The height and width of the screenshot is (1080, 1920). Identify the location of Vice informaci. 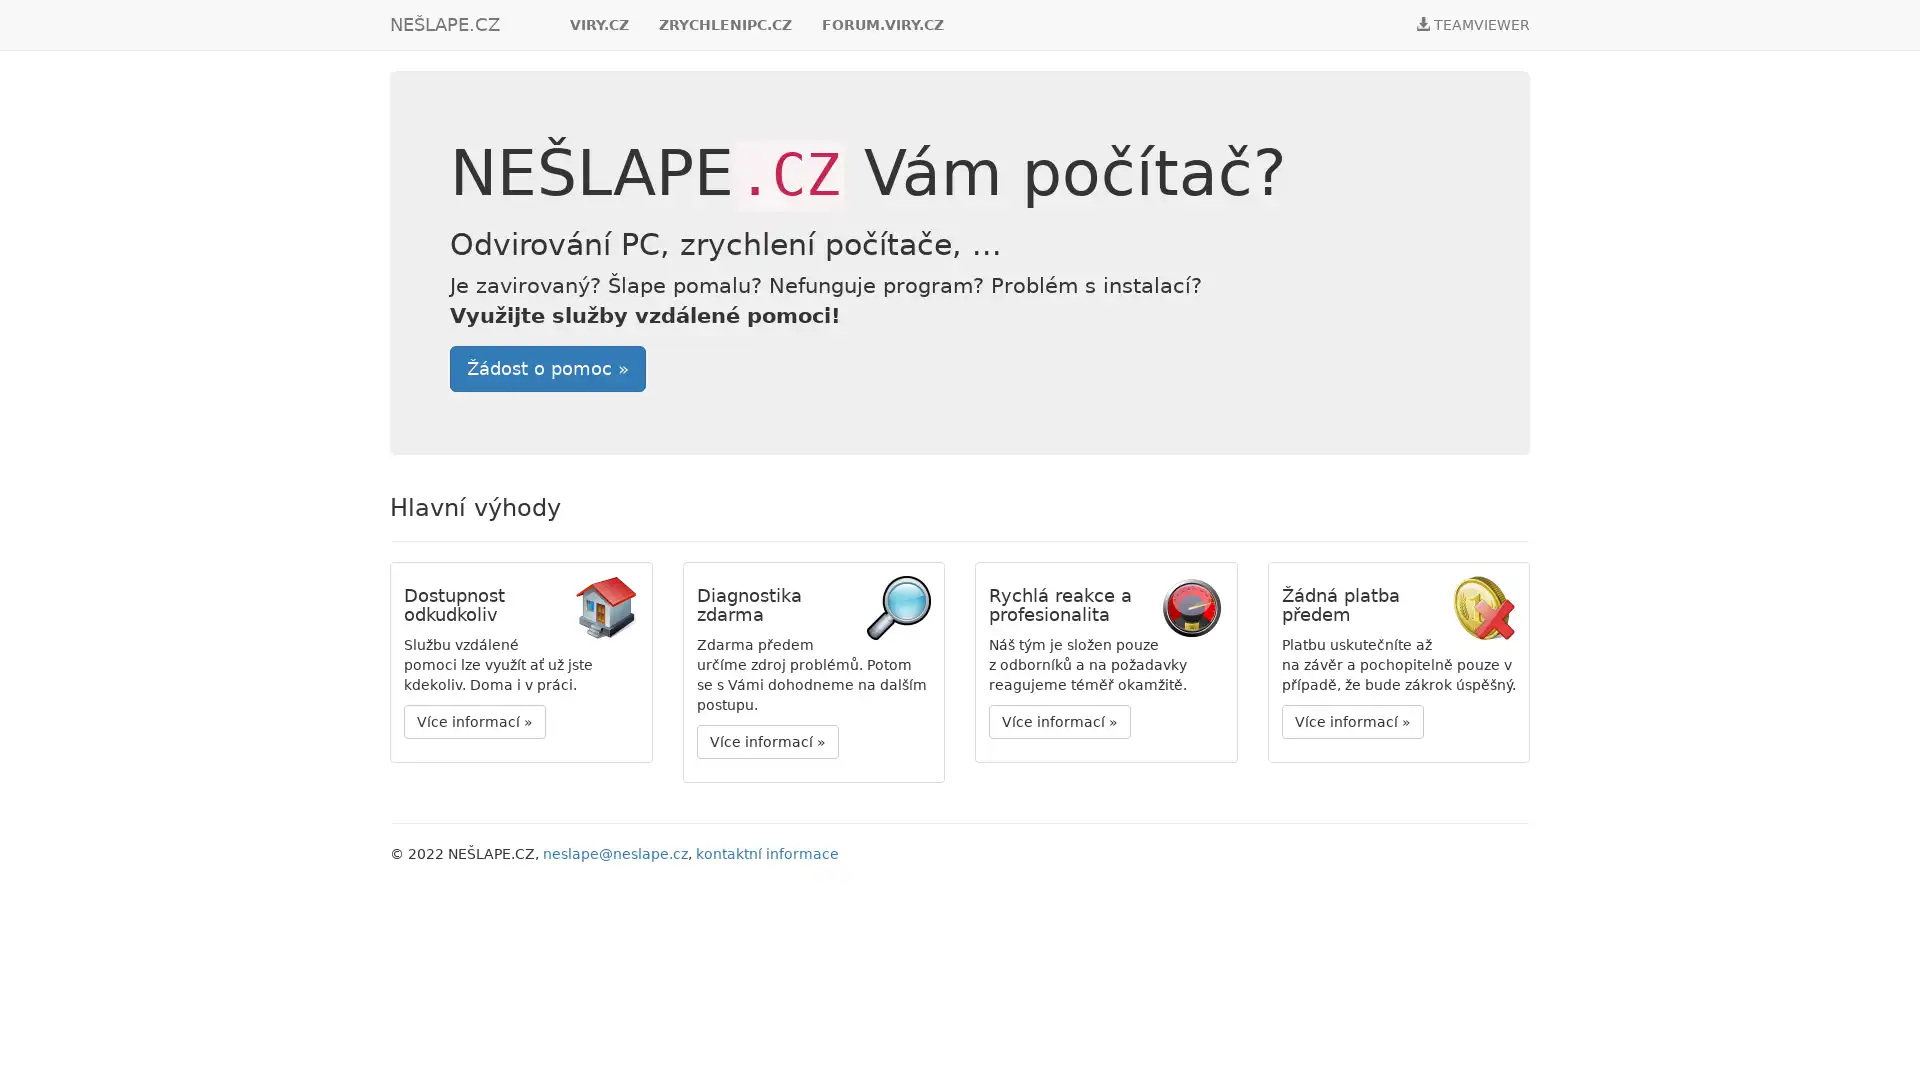
(766, 741).